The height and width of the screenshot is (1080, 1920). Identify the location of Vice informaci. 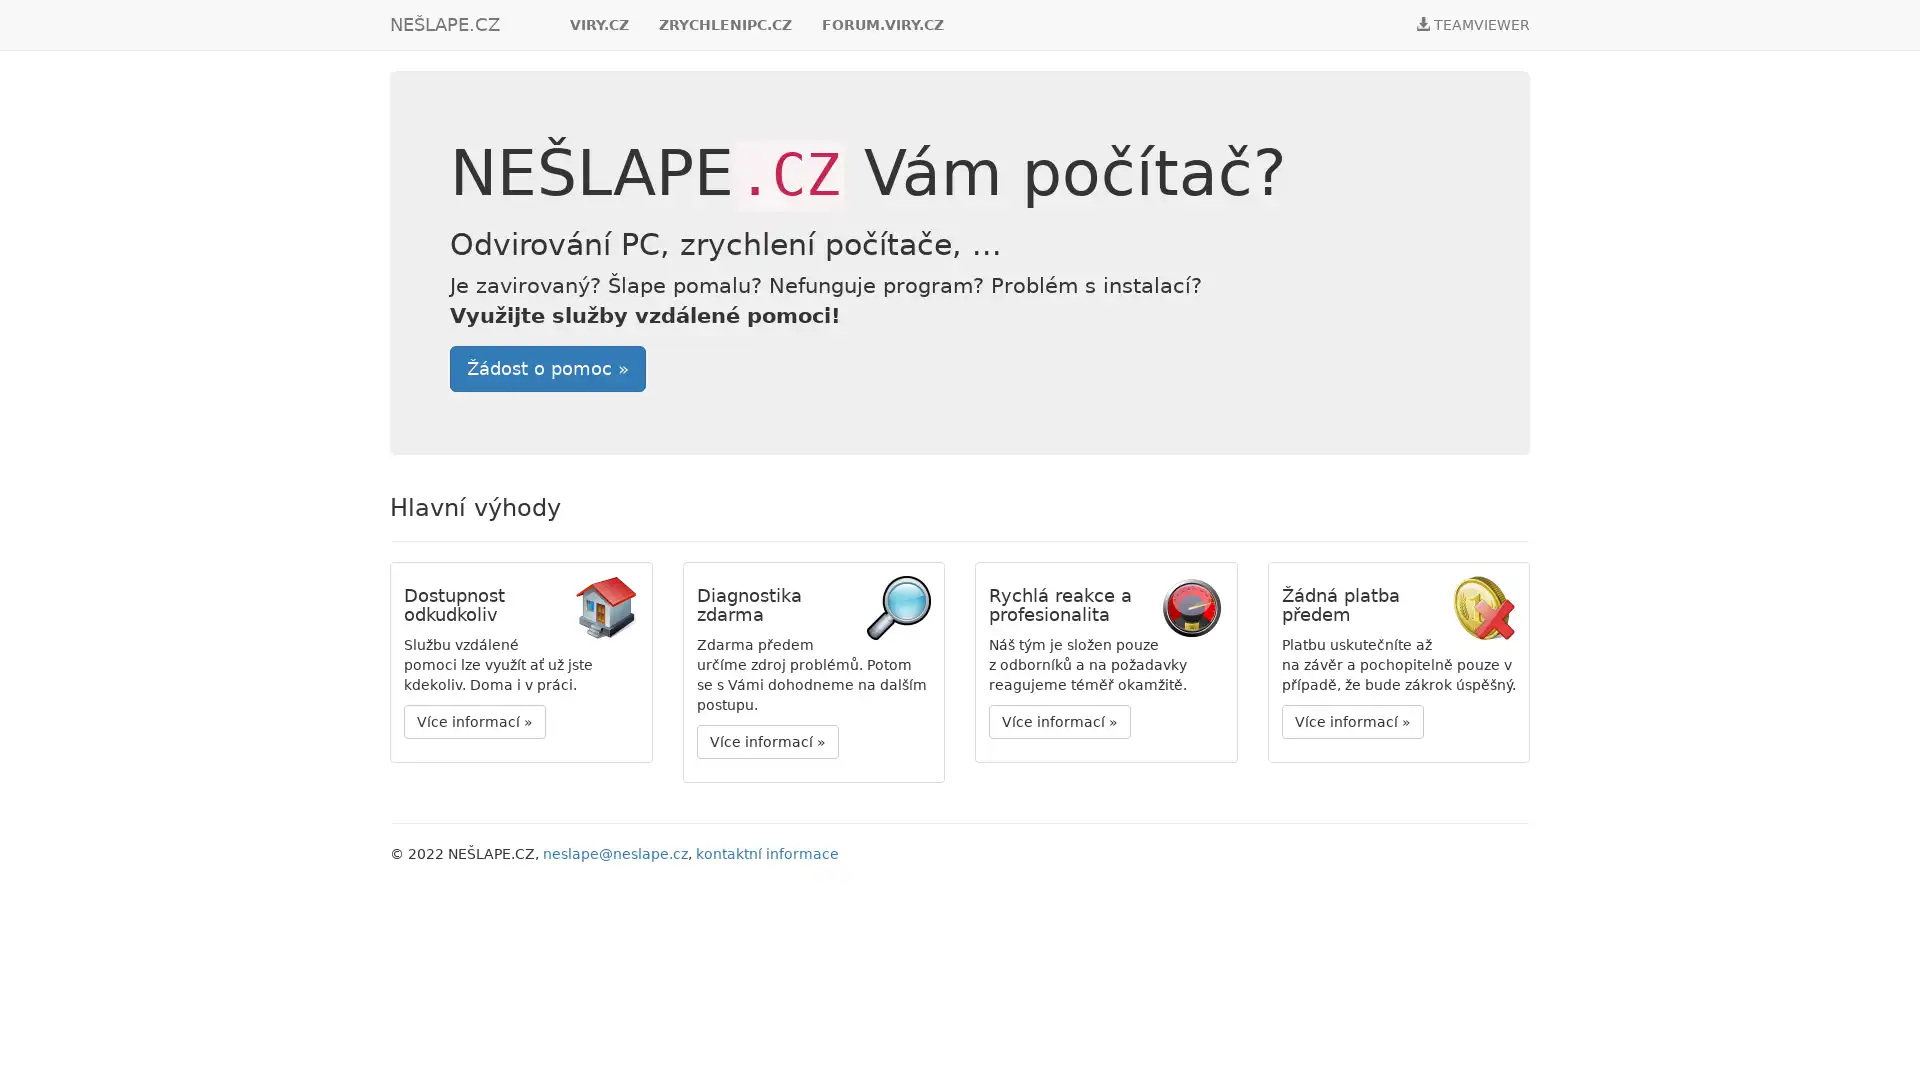
(766, 741).